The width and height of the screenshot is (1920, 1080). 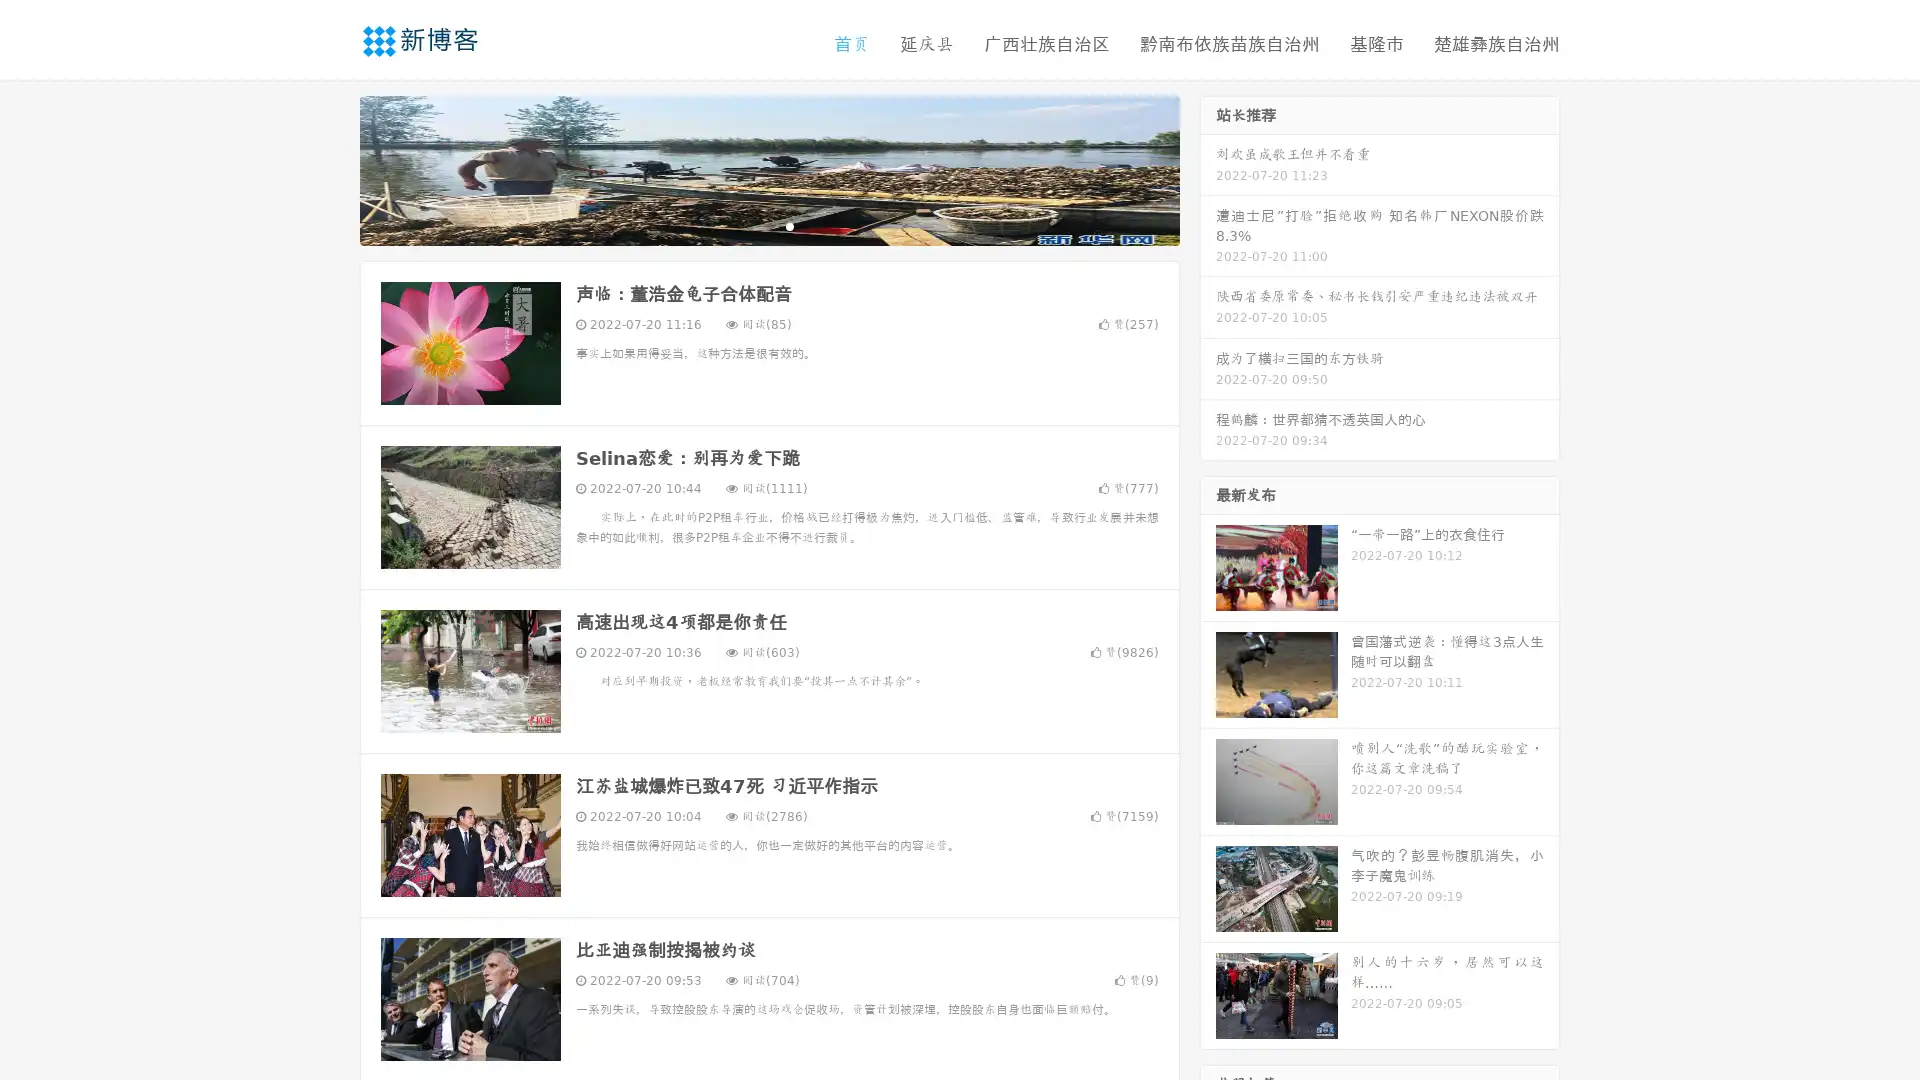 What do you see at coordinates (1208, 168) in the screenshot?
I see `Next slide` at bounding box center [1208, 168].